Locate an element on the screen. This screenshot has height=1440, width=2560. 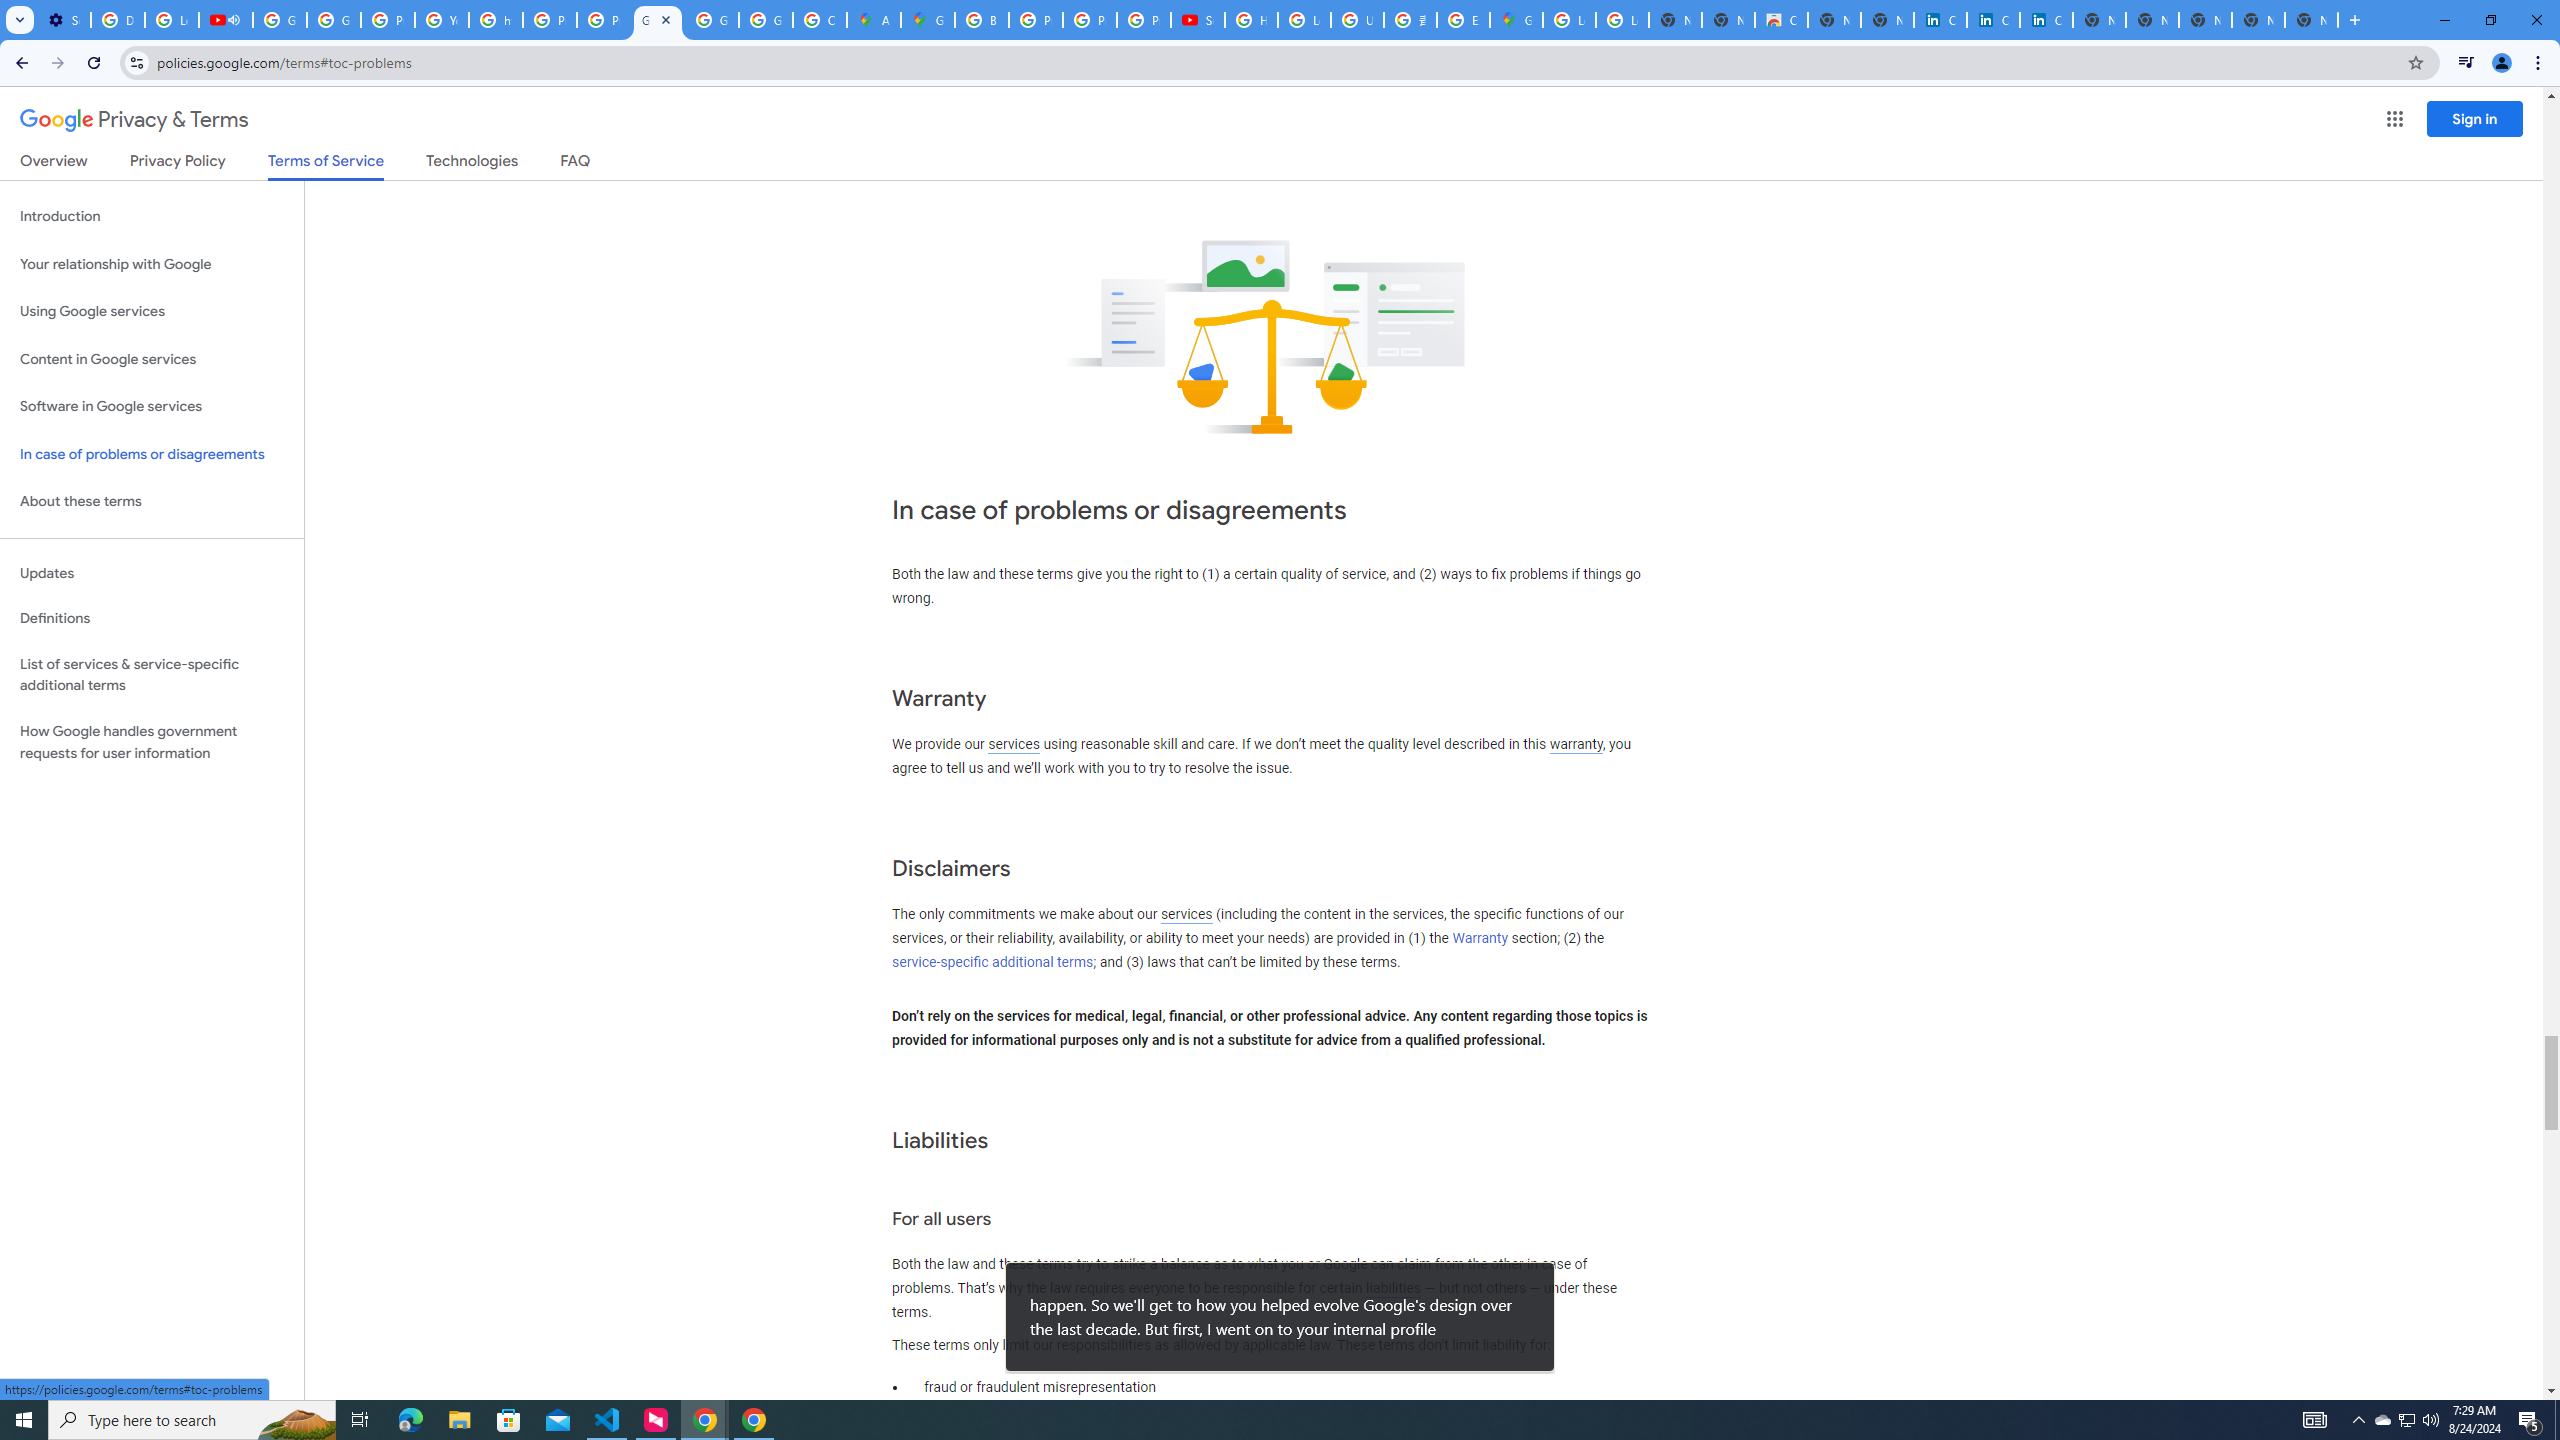
'List of services & service-specific additional terms' is located at coordinates (151, 674).